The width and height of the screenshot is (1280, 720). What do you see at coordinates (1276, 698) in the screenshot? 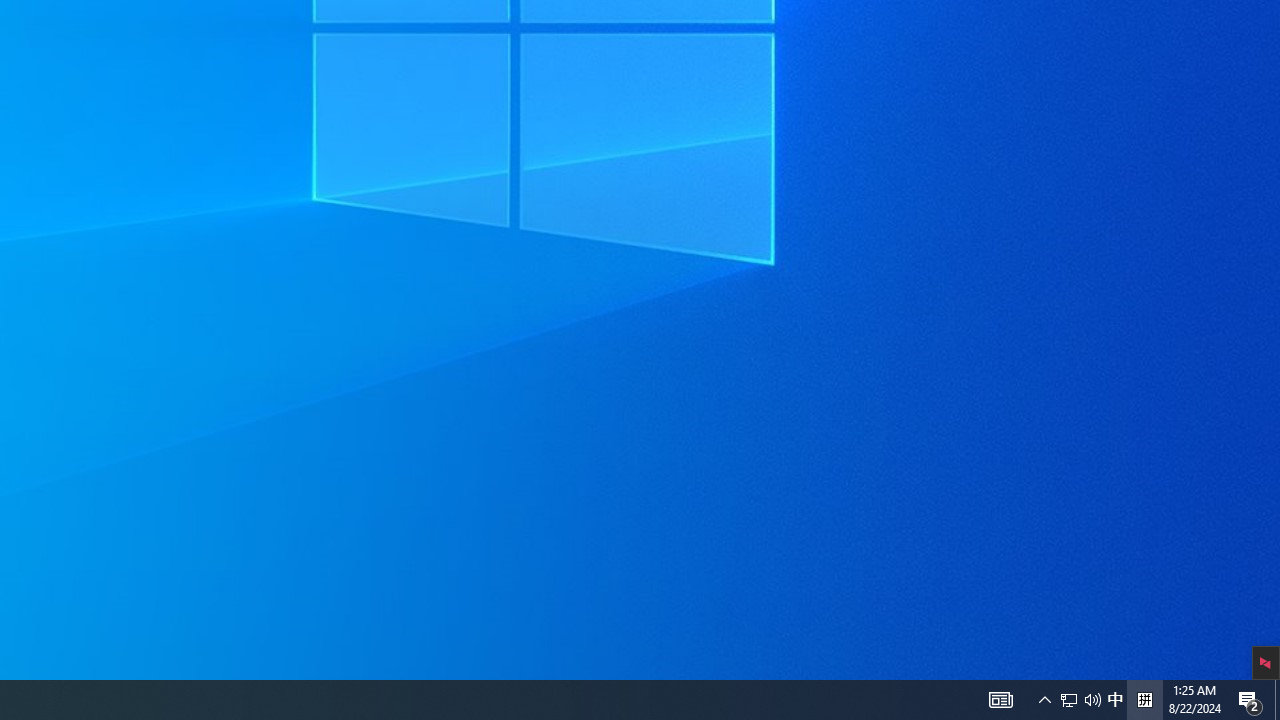
I see `'Show desktop'` at bounding box center [1276, 698].